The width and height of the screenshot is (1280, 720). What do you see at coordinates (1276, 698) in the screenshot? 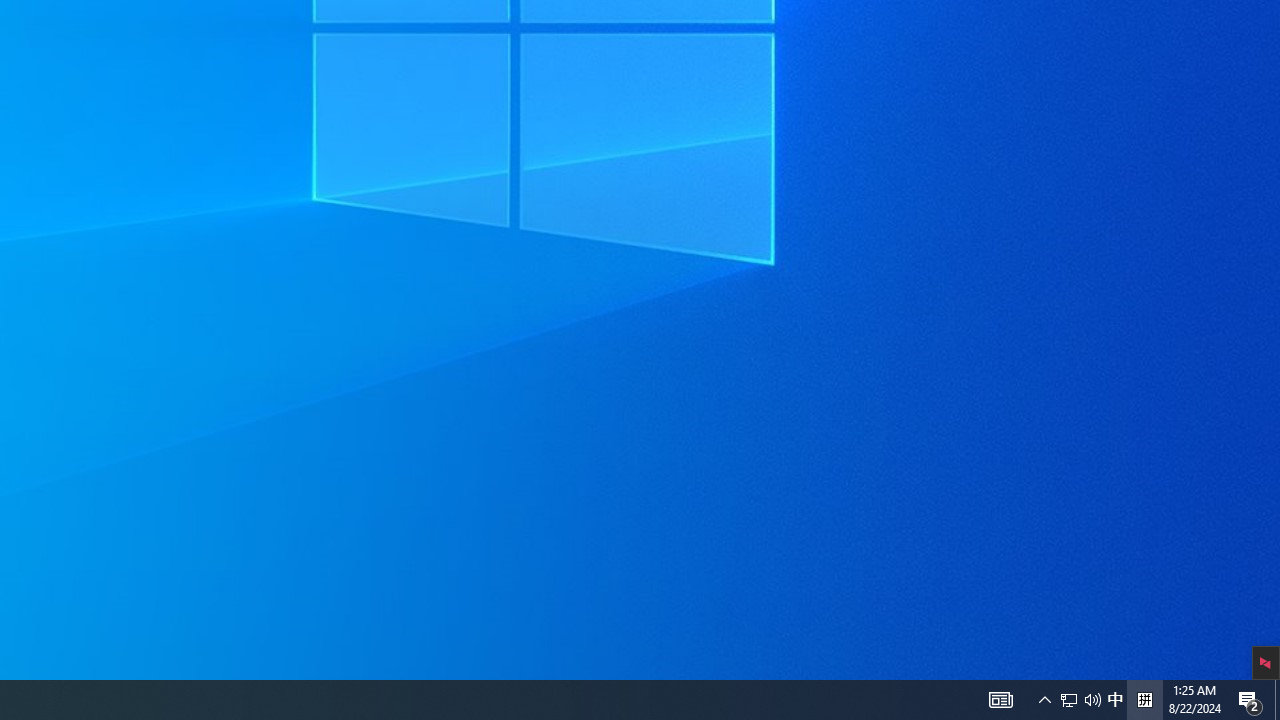
I see `'Show desktop'` at bounding box center [1276, 698].